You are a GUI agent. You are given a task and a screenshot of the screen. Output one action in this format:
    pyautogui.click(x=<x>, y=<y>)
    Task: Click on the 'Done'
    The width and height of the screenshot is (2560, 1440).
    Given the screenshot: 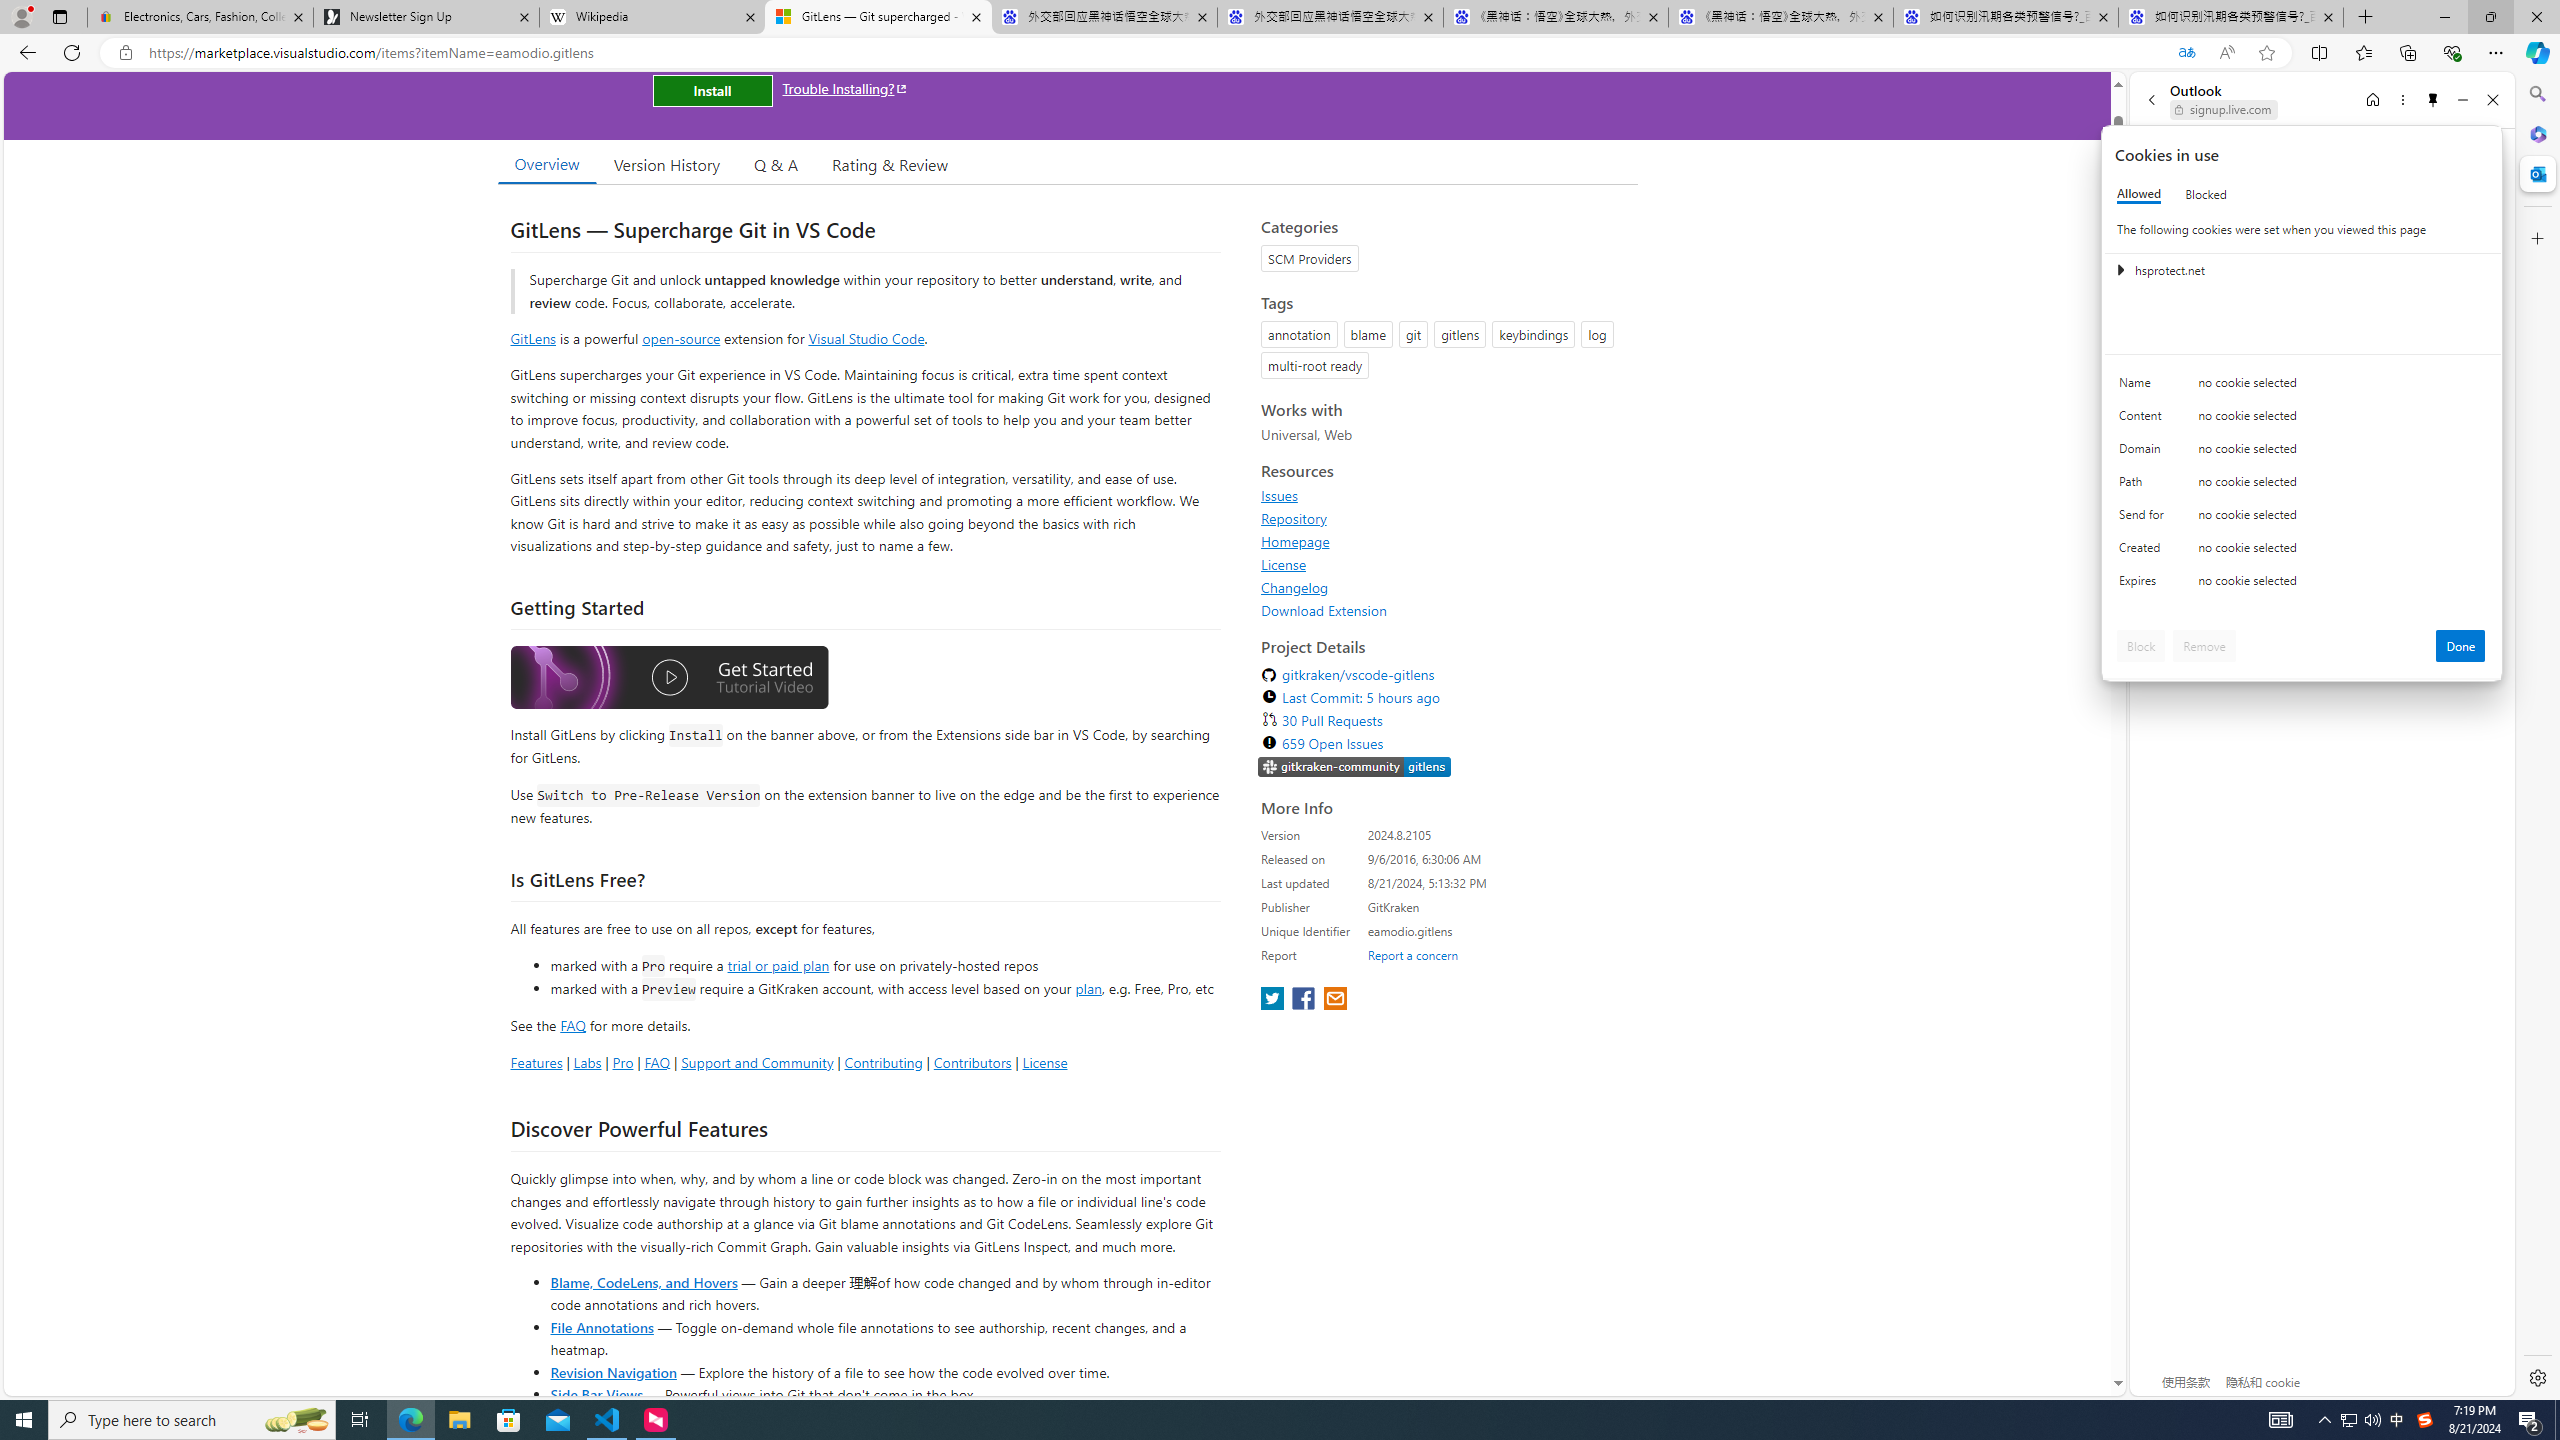 What is the action you would take?
    pyautogui.click(x=2461, y=646)
    